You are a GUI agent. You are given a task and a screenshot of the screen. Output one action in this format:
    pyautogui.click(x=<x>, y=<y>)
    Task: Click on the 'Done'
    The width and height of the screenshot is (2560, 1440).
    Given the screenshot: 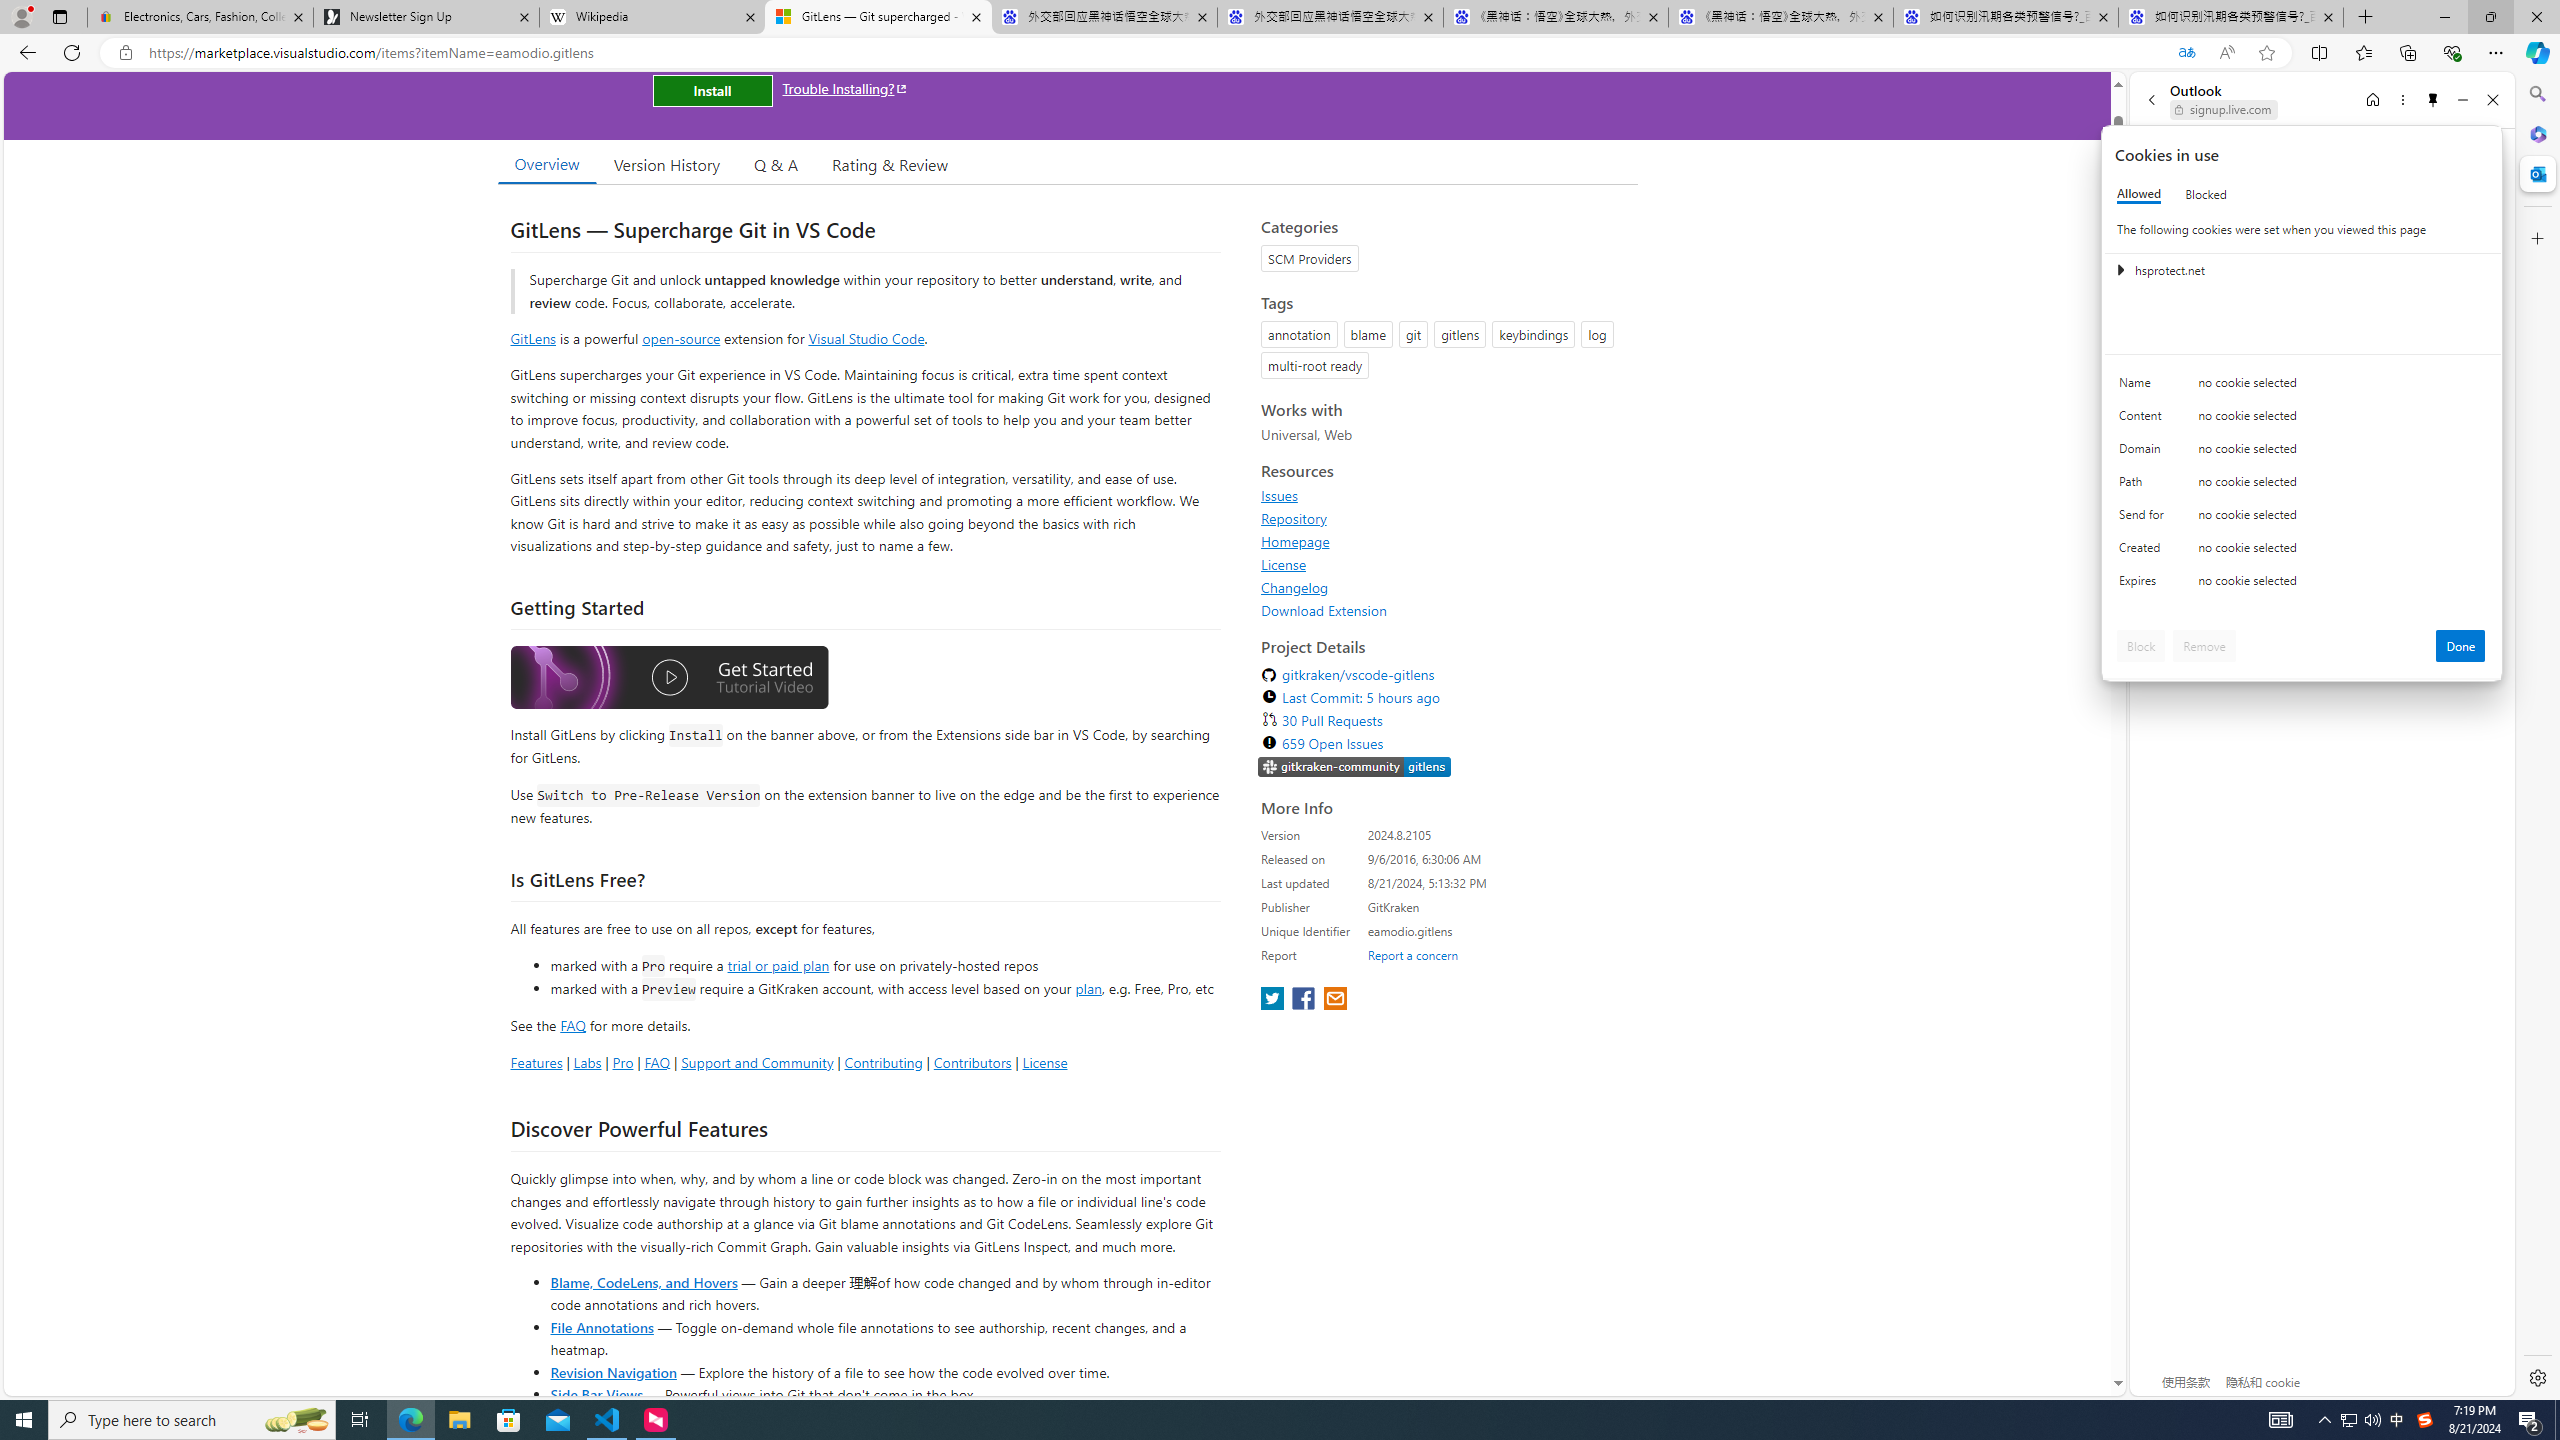 What is the action you would take?
    pyautogui.click(x=2461, y=646)
    